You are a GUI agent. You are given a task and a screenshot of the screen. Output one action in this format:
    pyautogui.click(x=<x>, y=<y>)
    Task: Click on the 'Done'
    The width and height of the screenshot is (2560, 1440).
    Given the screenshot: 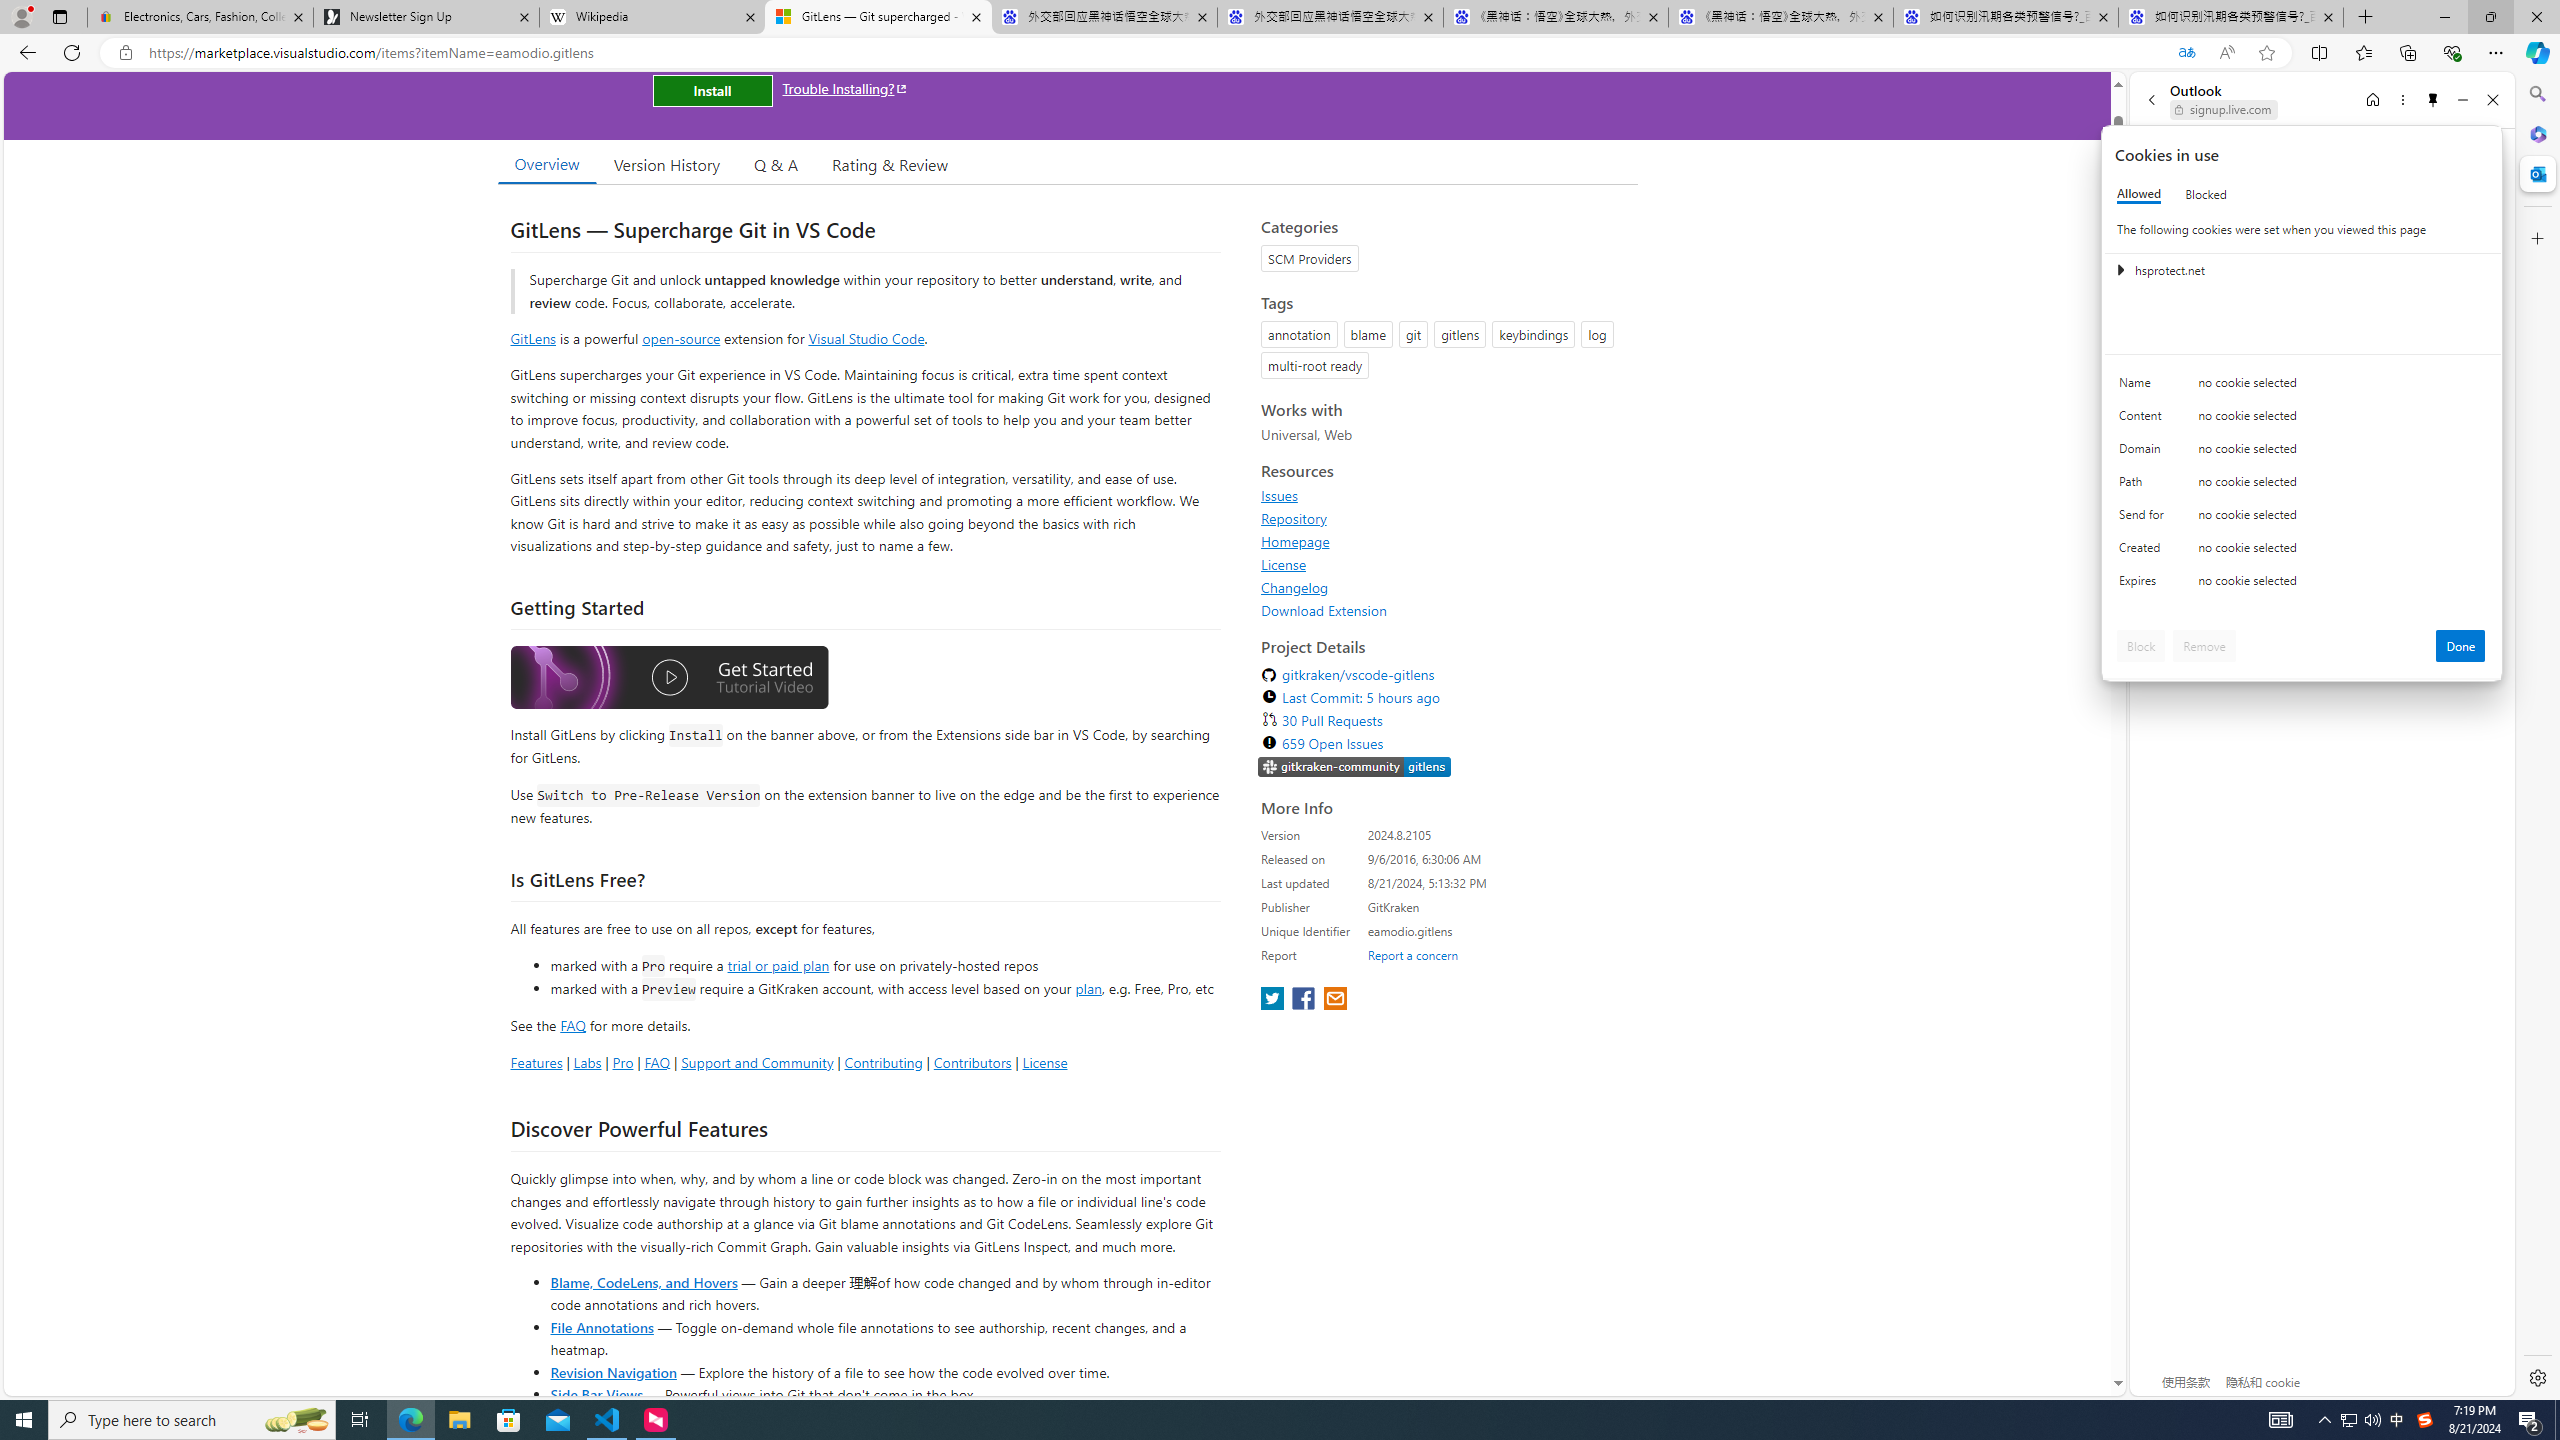 What is the action you would take?
    pyautogui.click(x=2461, y=646)
    